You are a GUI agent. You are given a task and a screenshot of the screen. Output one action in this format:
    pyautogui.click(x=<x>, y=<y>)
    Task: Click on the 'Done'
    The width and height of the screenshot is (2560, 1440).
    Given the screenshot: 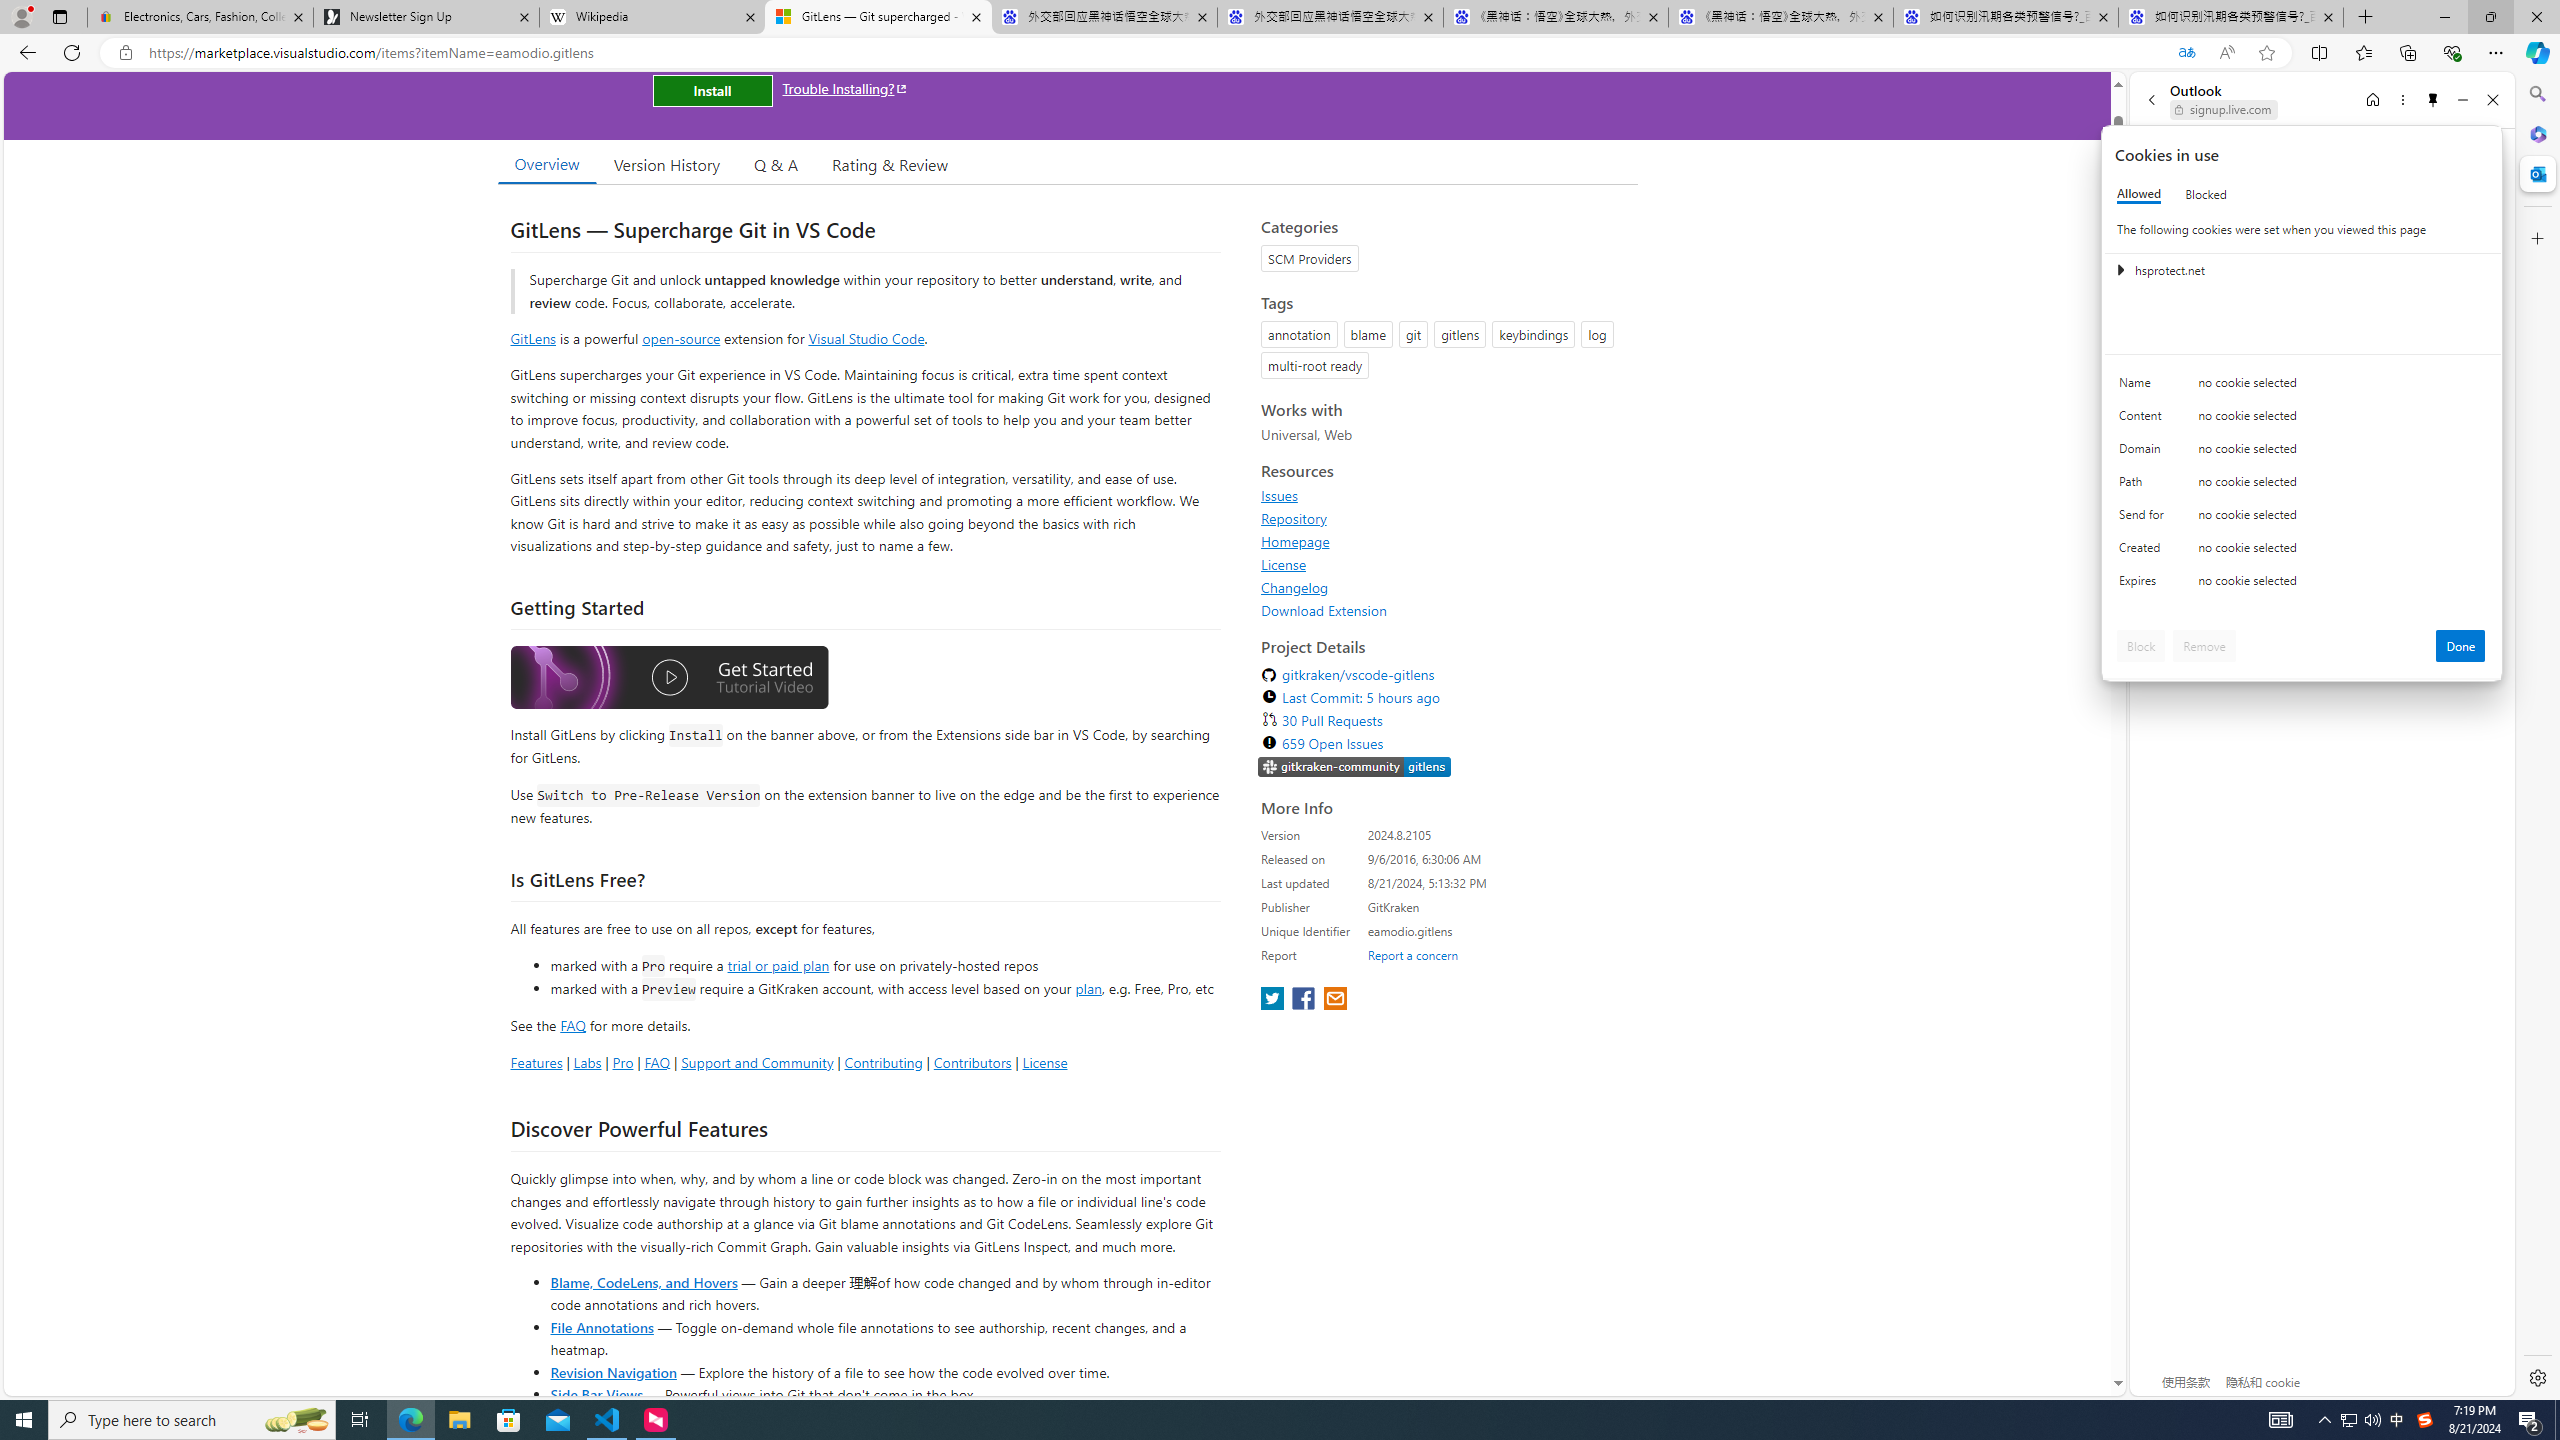 What is the action you would take?
    pyautogui.click(x=2461, y=646)
    